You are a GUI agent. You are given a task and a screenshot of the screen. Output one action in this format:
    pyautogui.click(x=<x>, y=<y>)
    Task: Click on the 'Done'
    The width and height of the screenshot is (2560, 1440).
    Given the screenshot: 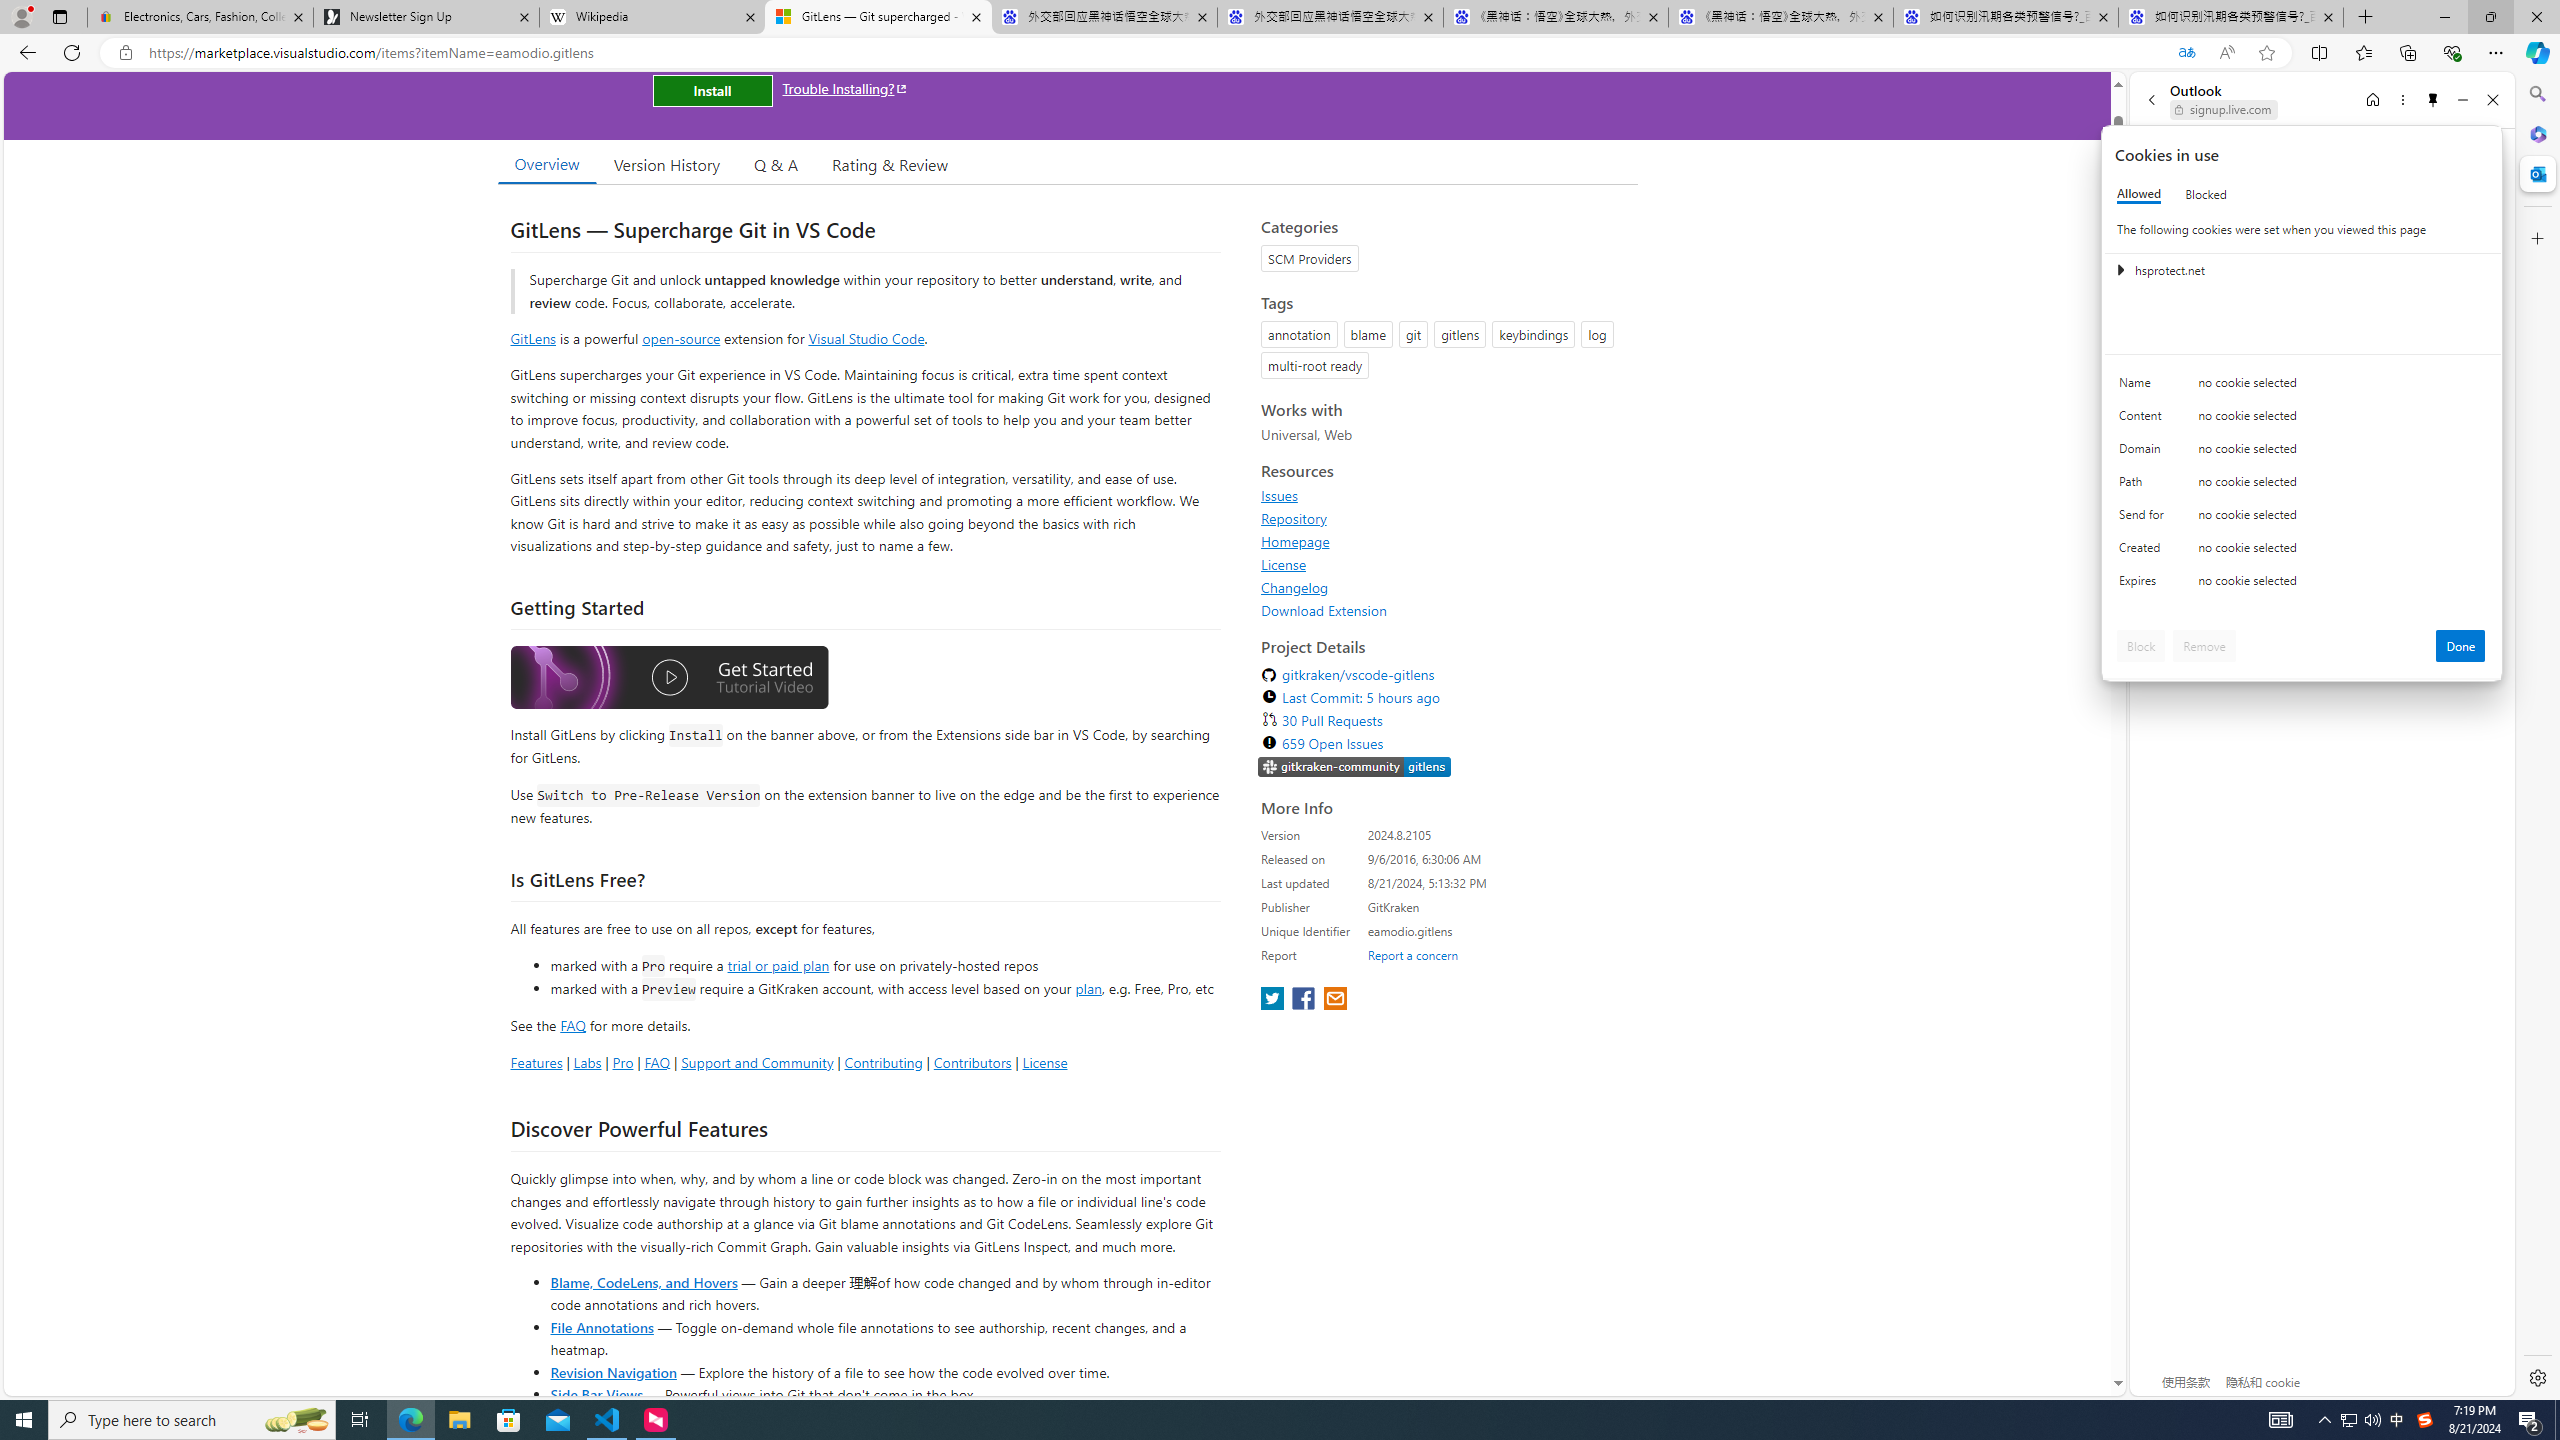 What is the action you would take?
    pyautogui.click(x=2461, y=646)
    